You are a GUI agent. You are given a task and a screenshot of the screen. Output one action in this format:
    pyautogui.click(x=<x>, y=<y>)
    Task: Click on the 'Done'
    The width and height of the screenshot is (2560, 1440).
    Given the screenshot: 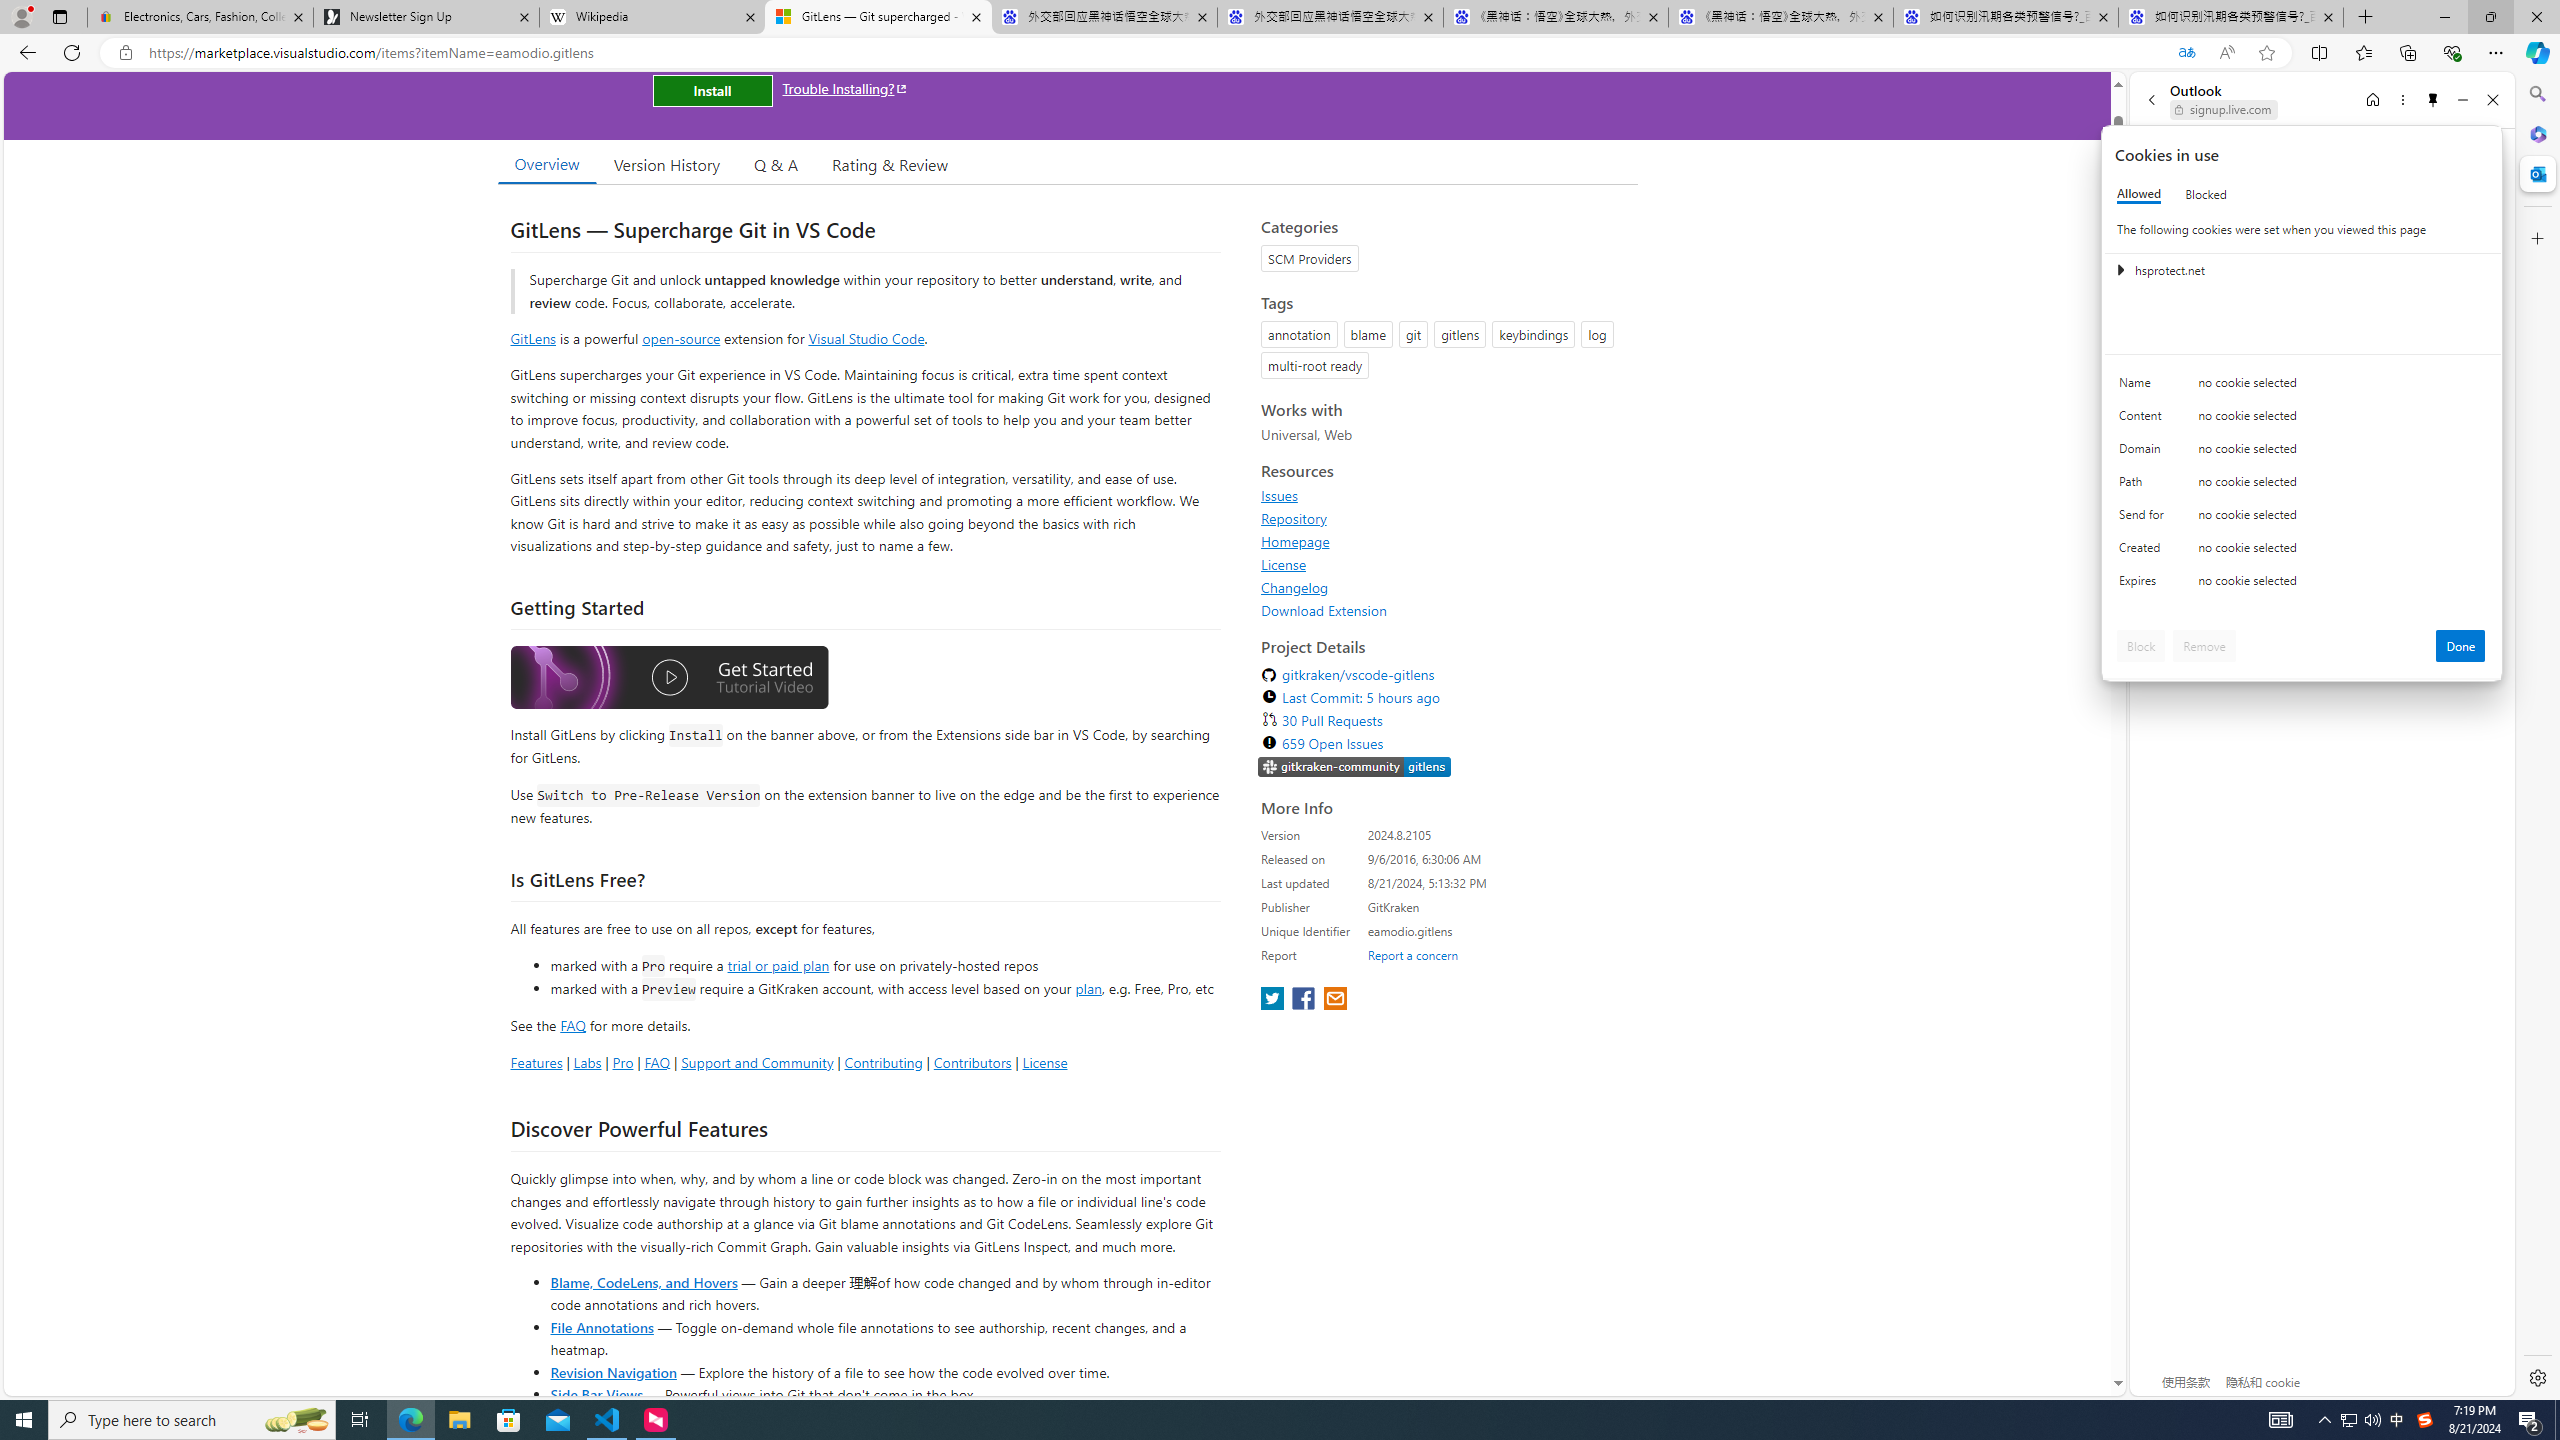 What is the action you would take?
    pyautogui.click(x=2461, y=646)
    